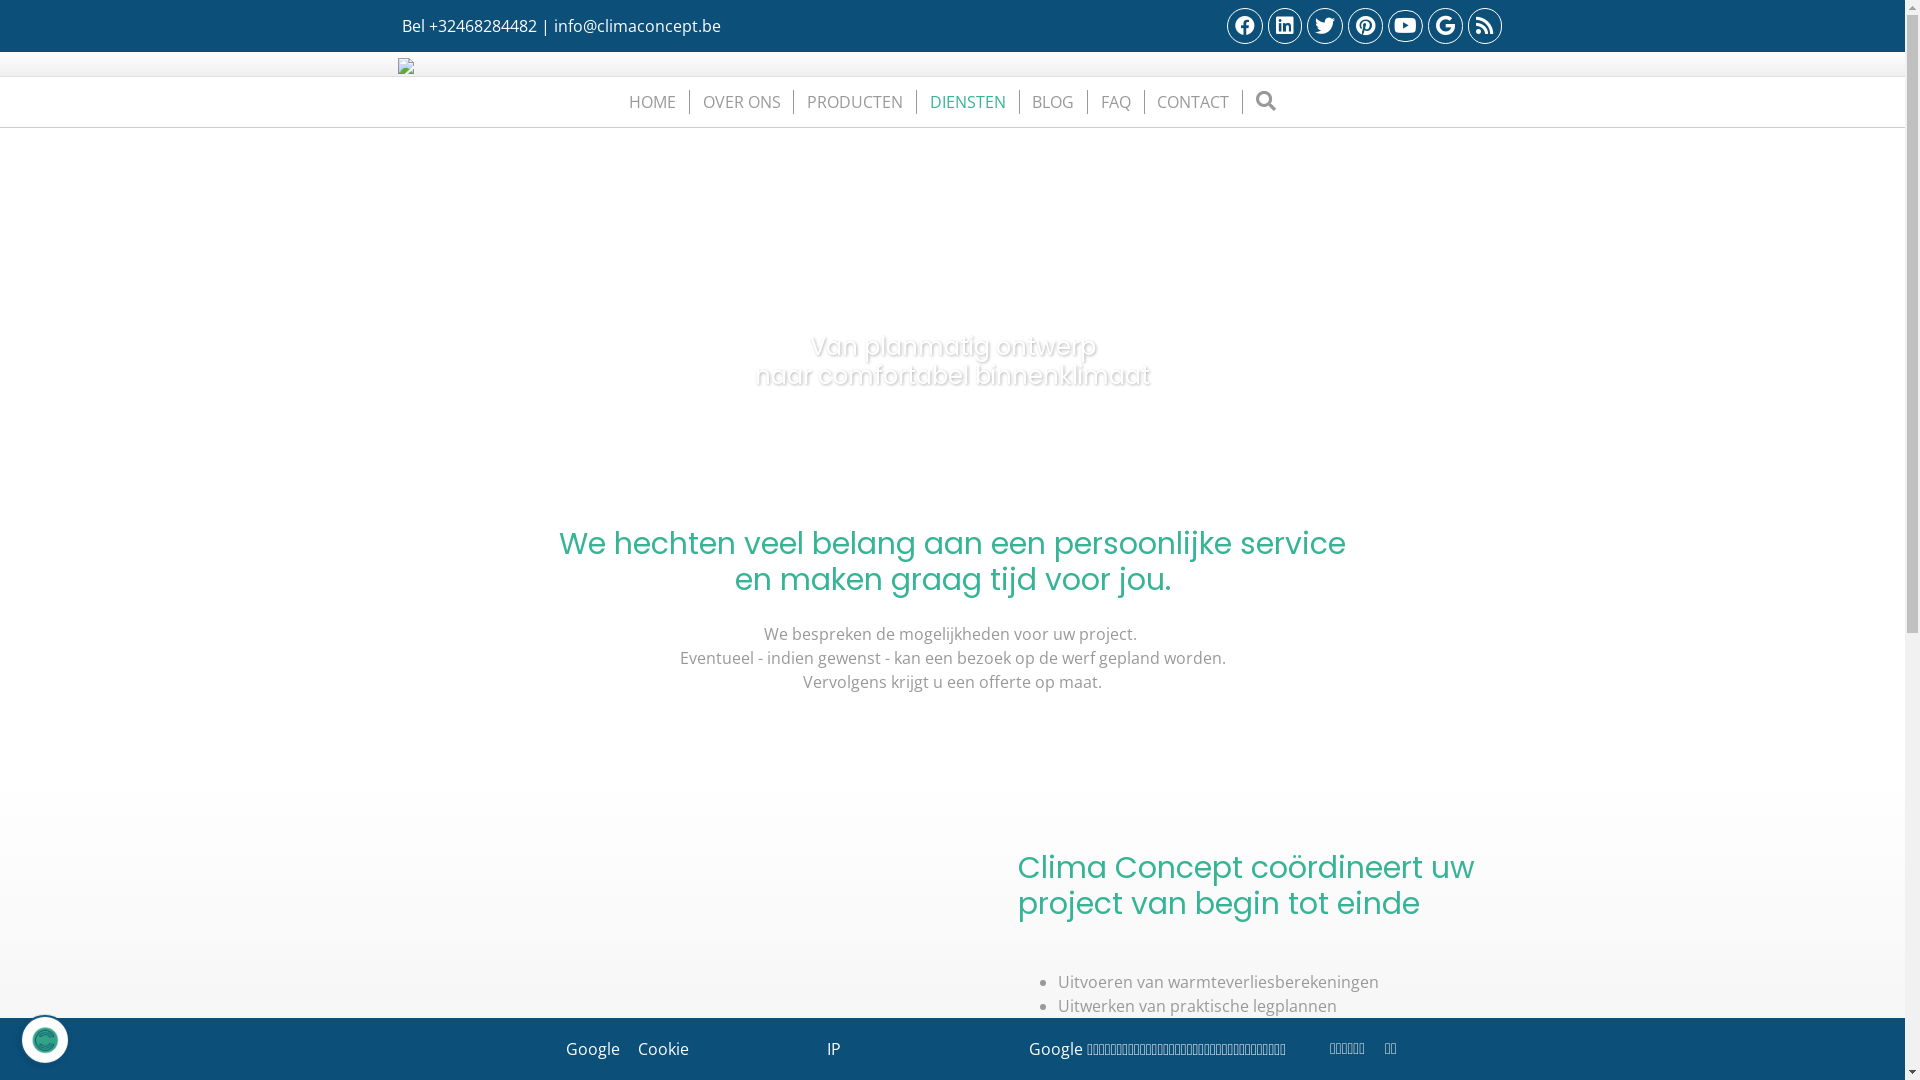 The image size is (1920, 1080). Describe the element at coordinates (1051, 101) in the screenshot. I see `'BLOG'` at that location.